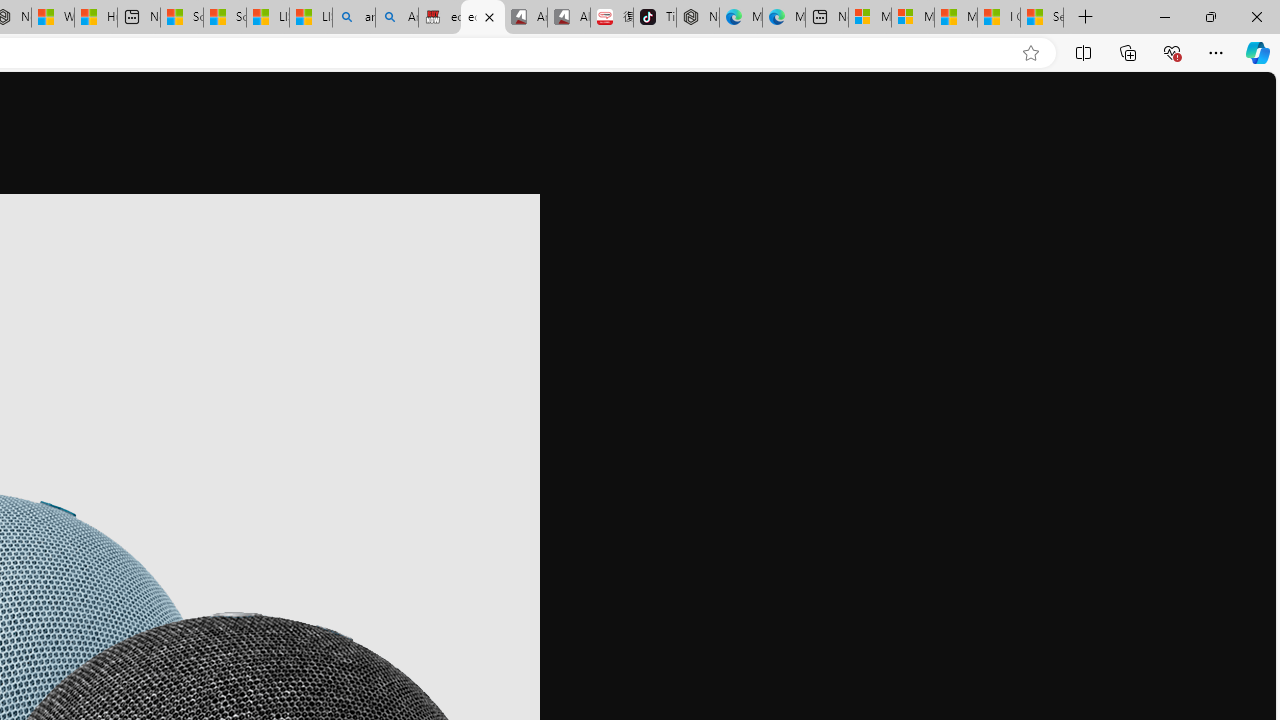  Describe the element at coordinates (999, 17) in the screenshot. I see `'I Gained 20 Pounds of Muscle in 30 Days! | Watch'` at that location.